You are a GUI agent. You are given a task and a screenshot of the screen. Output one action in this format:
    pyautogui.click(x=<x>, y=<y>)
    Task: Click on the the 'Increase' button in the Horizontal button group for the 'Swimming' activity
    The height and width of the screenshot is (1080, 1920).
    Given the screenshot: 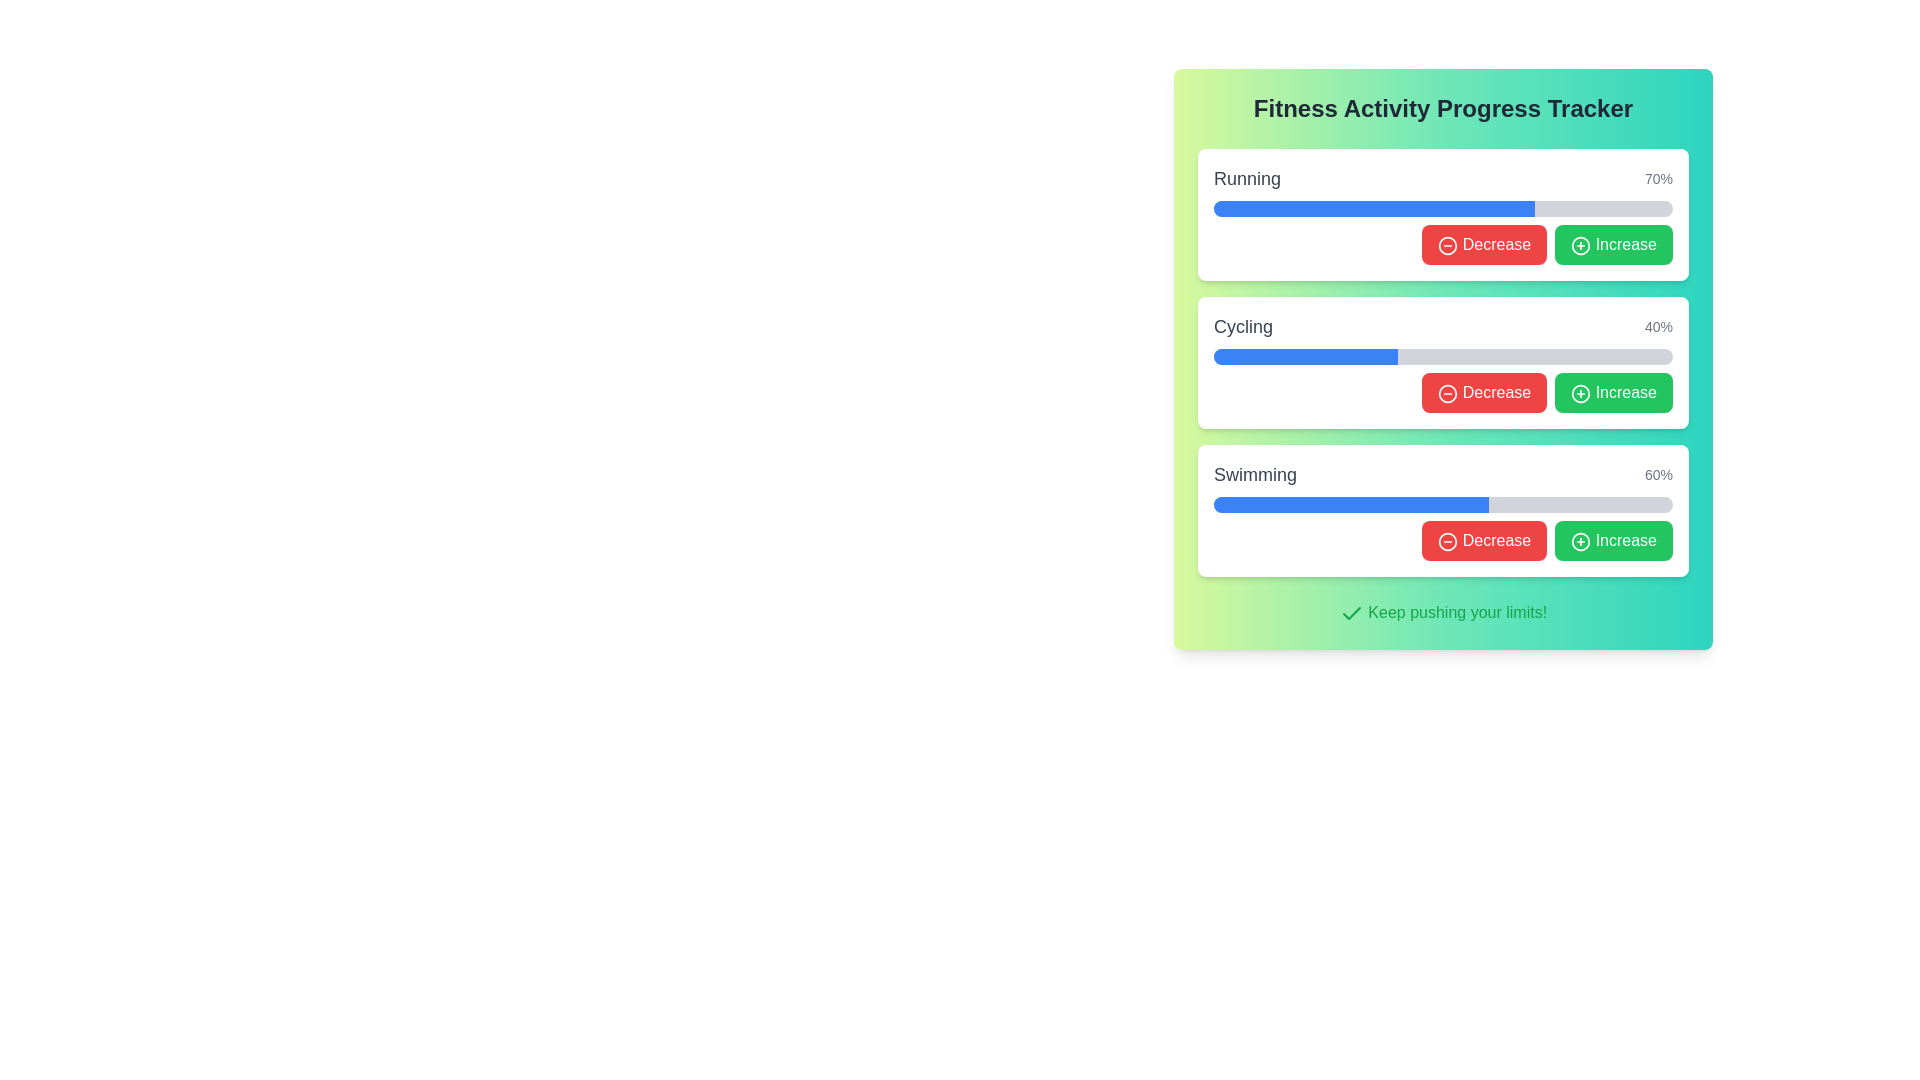 What is the action you would take?
    pyautogui.click(x=1443, y=540)
    